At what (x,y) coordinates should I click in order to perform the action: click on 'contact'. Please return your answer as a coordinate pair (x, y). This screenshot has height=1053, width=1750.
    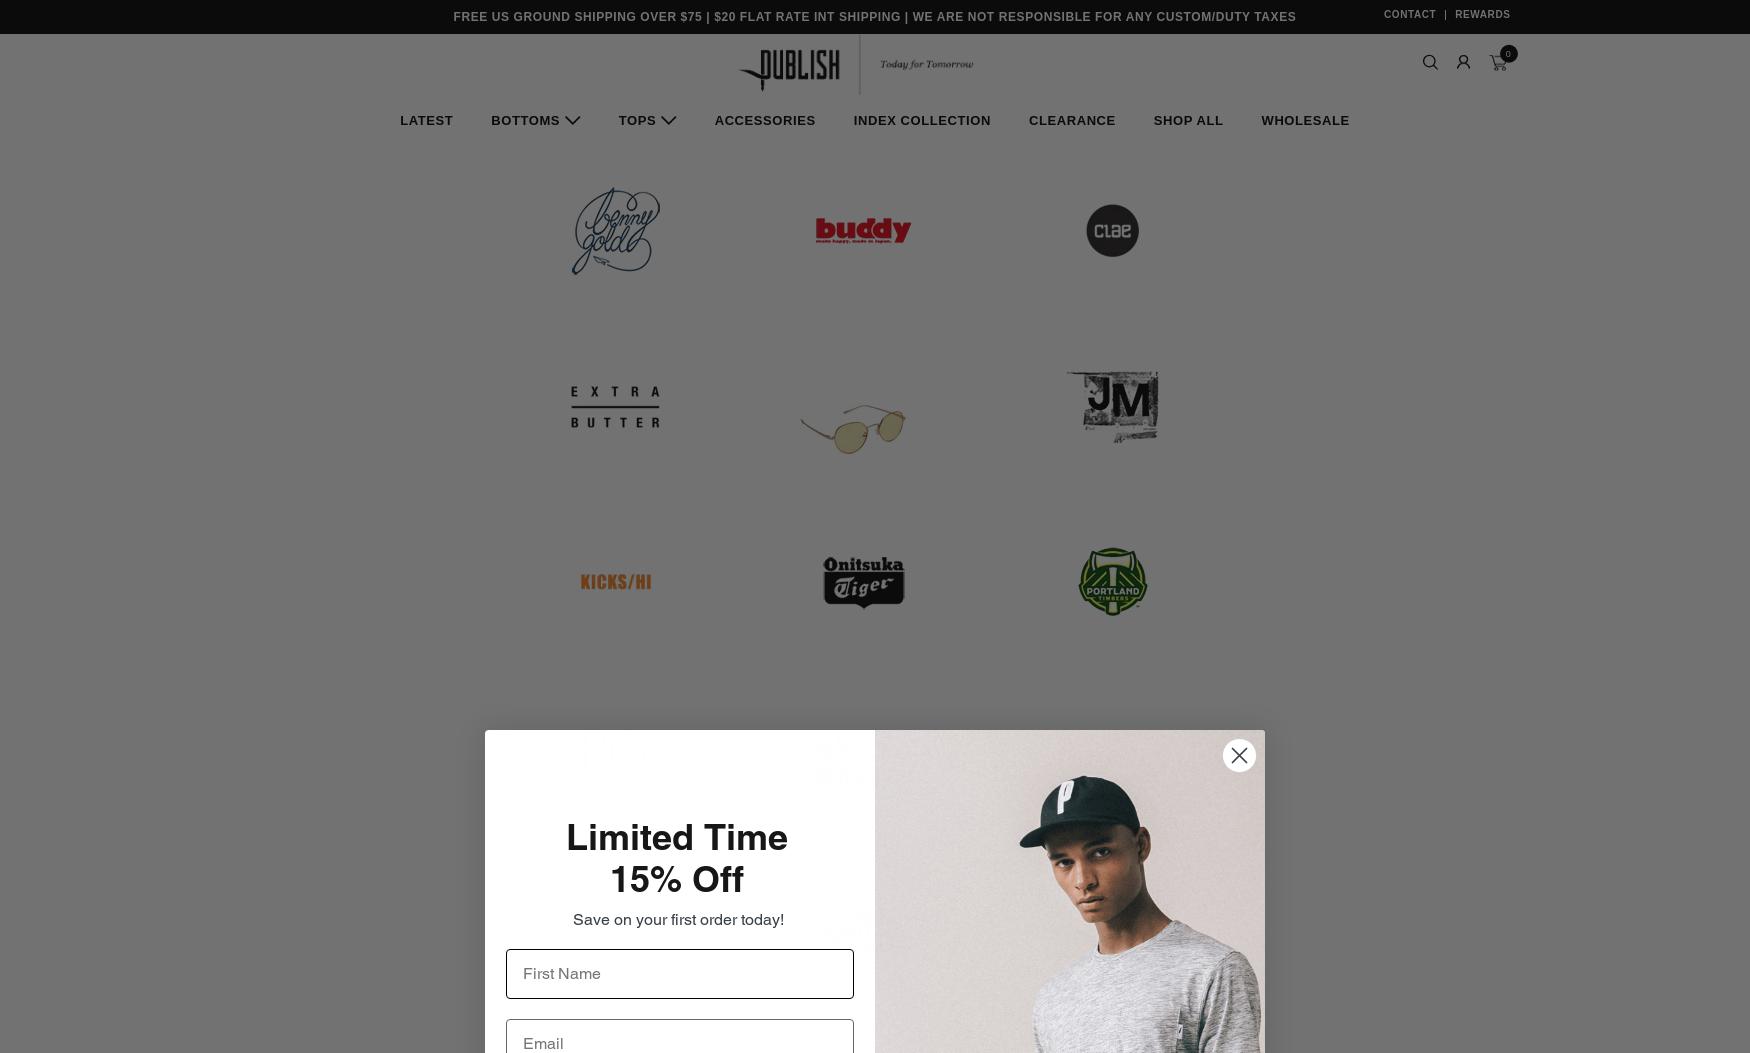
    Looking at the image, I should click on (1408, 14).